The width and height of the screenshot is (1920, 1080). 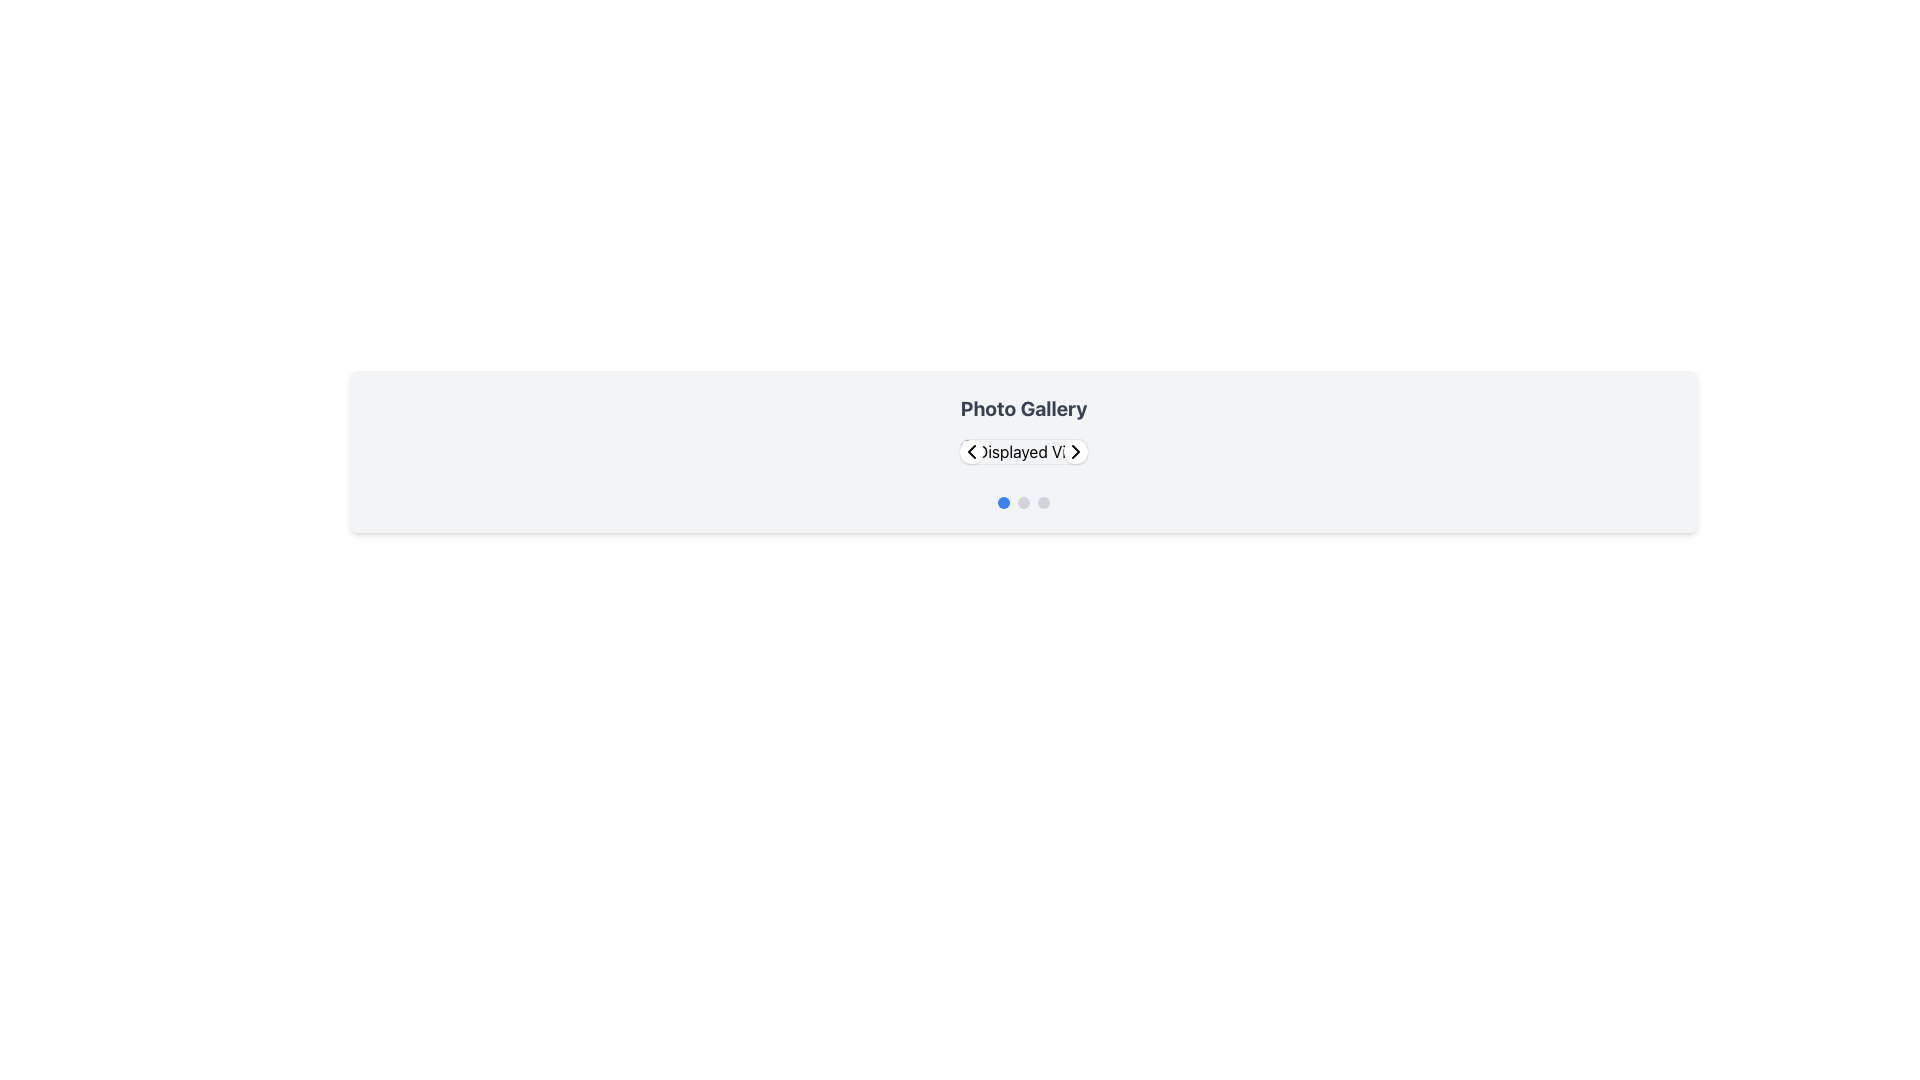 I want to click on the leftmost circular button below the 'Photo Gallery' header, so click(x=1003, y=501).